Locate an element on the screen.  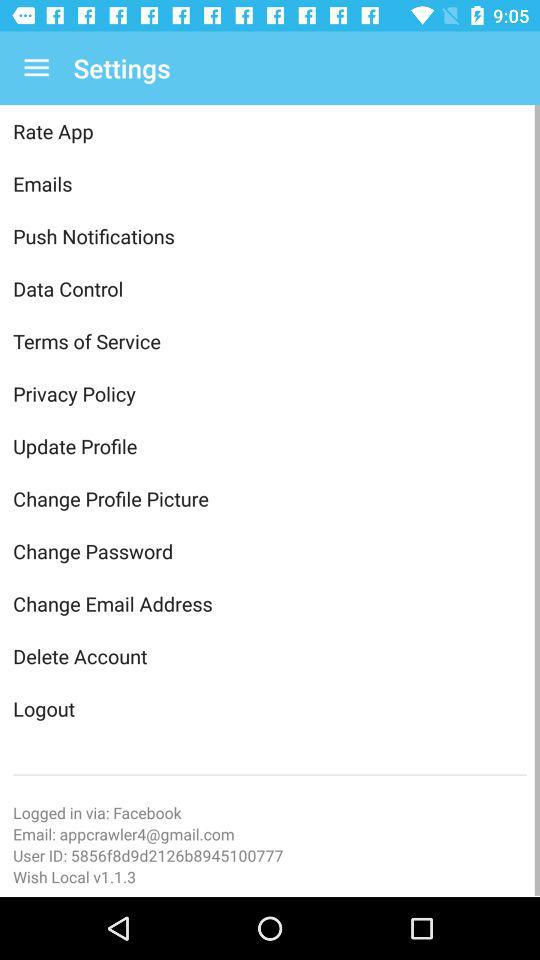
the item above the data control icon is located at coordinates (270, 236).